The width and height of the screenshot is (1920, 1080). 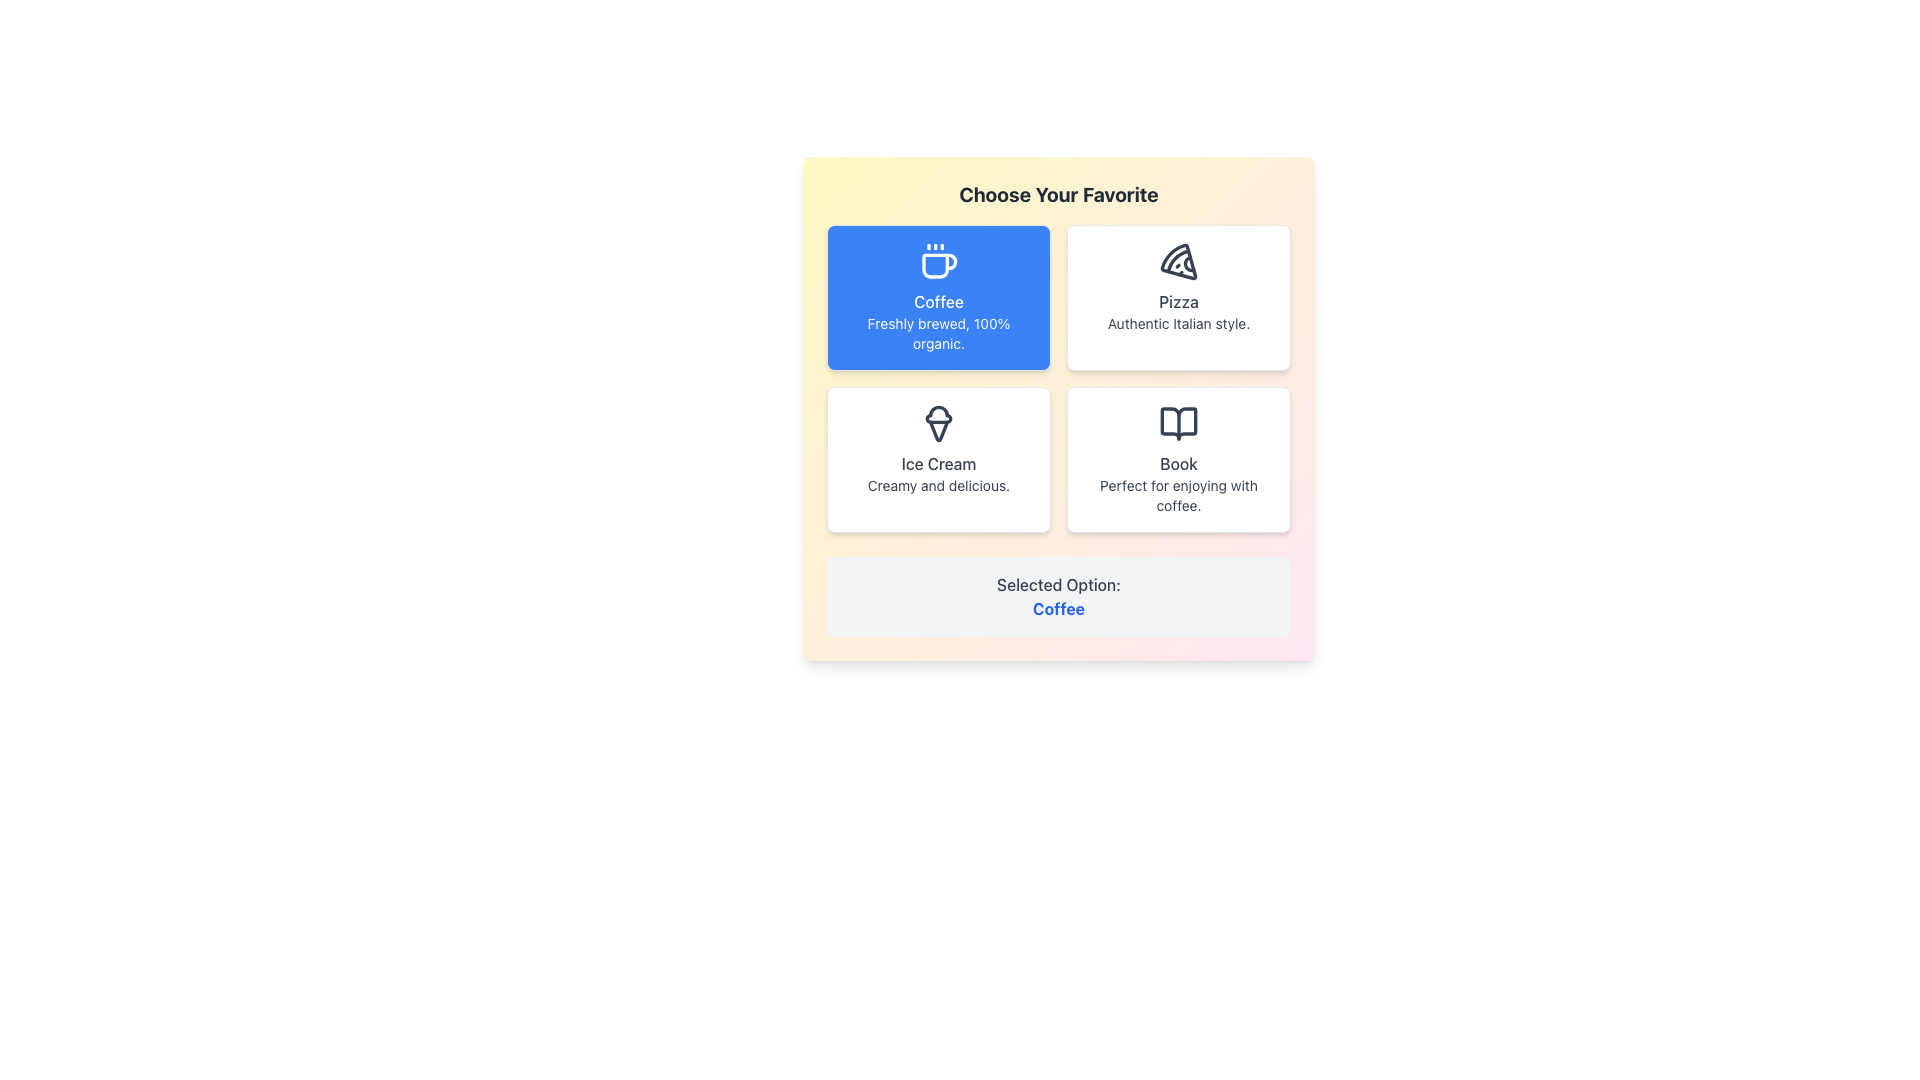 I want to click on the text label displaying 'Freshly brewed, 100% organic.' which is centrally aligned beneath the 'Coffee' label in the card with a blue background, so click(x=938, y=333).